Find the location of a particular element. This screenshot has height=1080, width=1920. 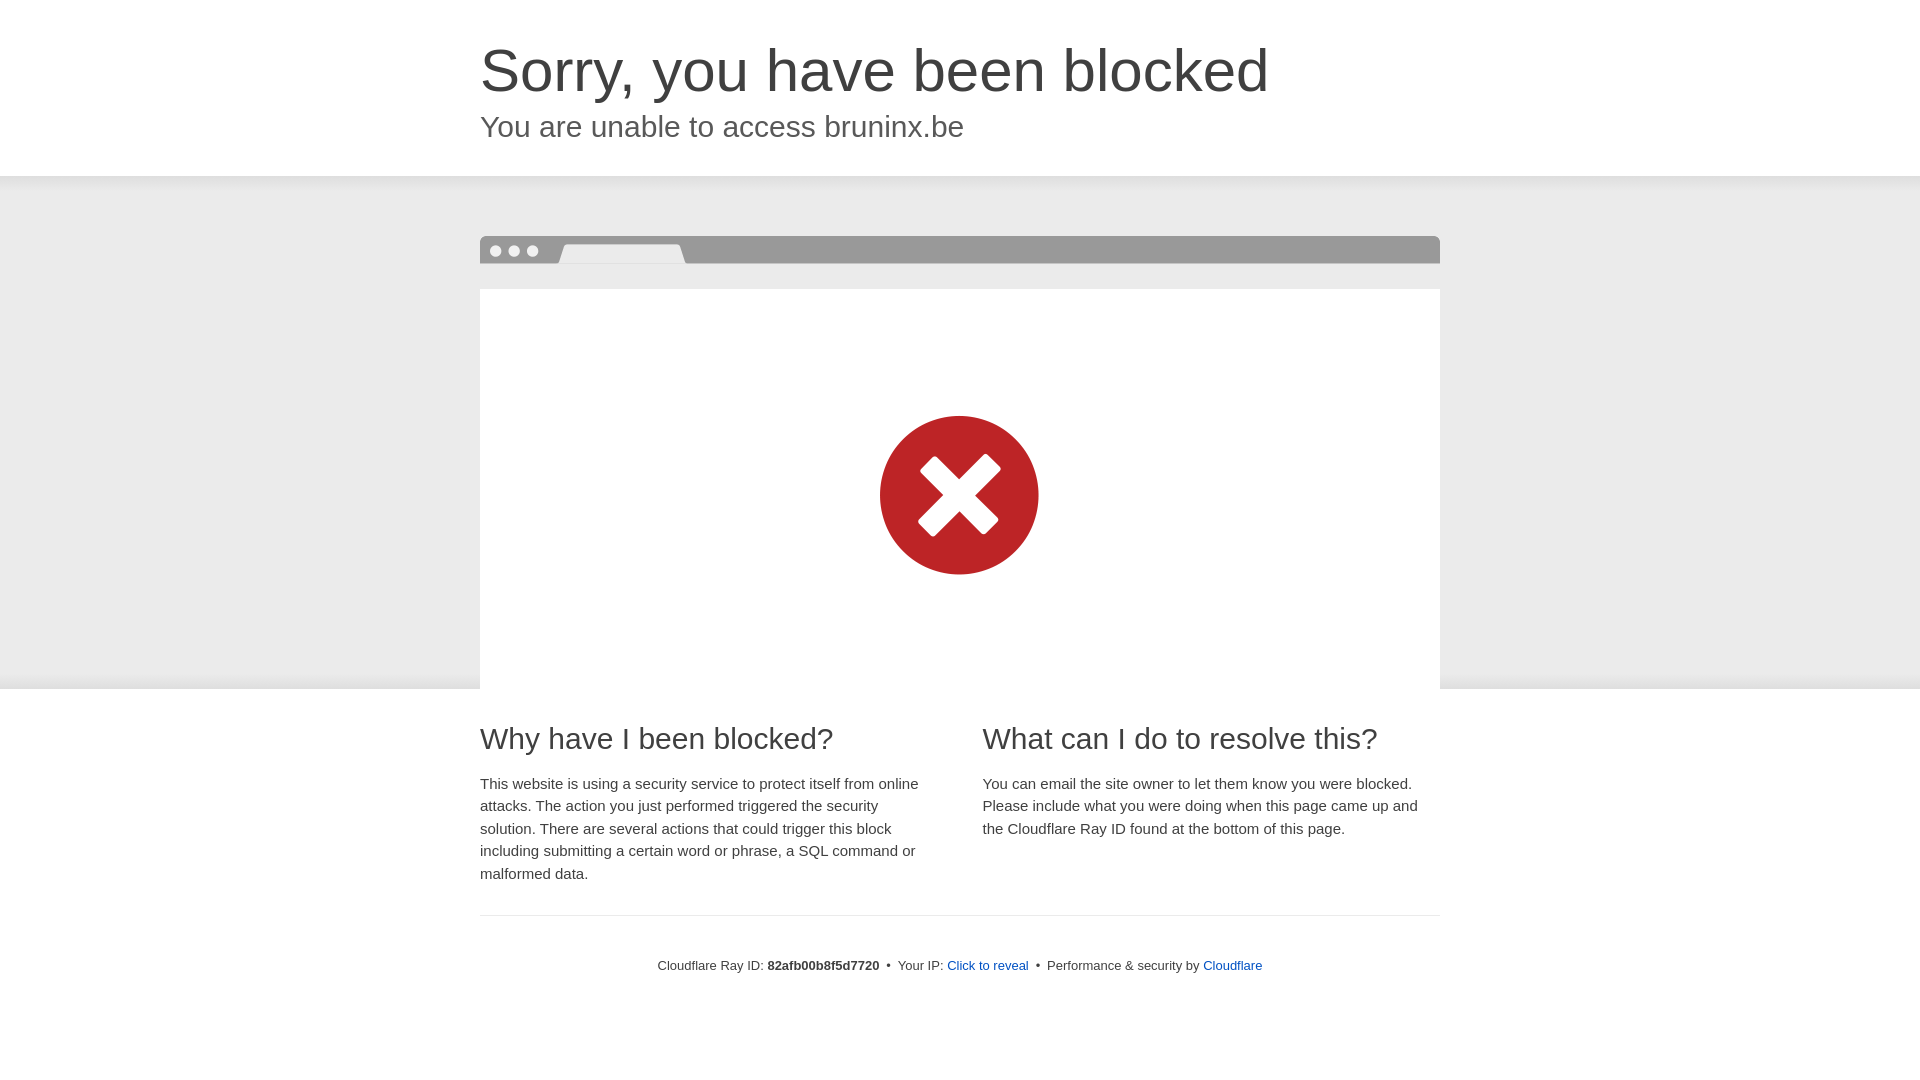

'Cloudflare' is located at coordinates (1231, 964).